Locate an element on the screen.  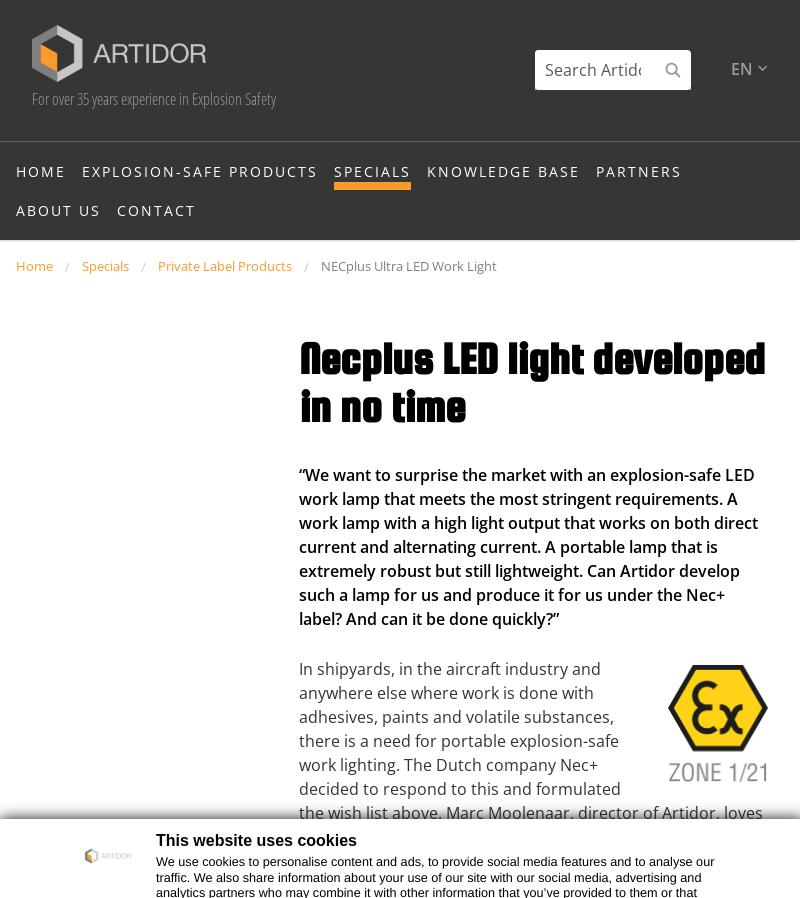
'Explosion-safe products' is located at coordinates (200, 207).